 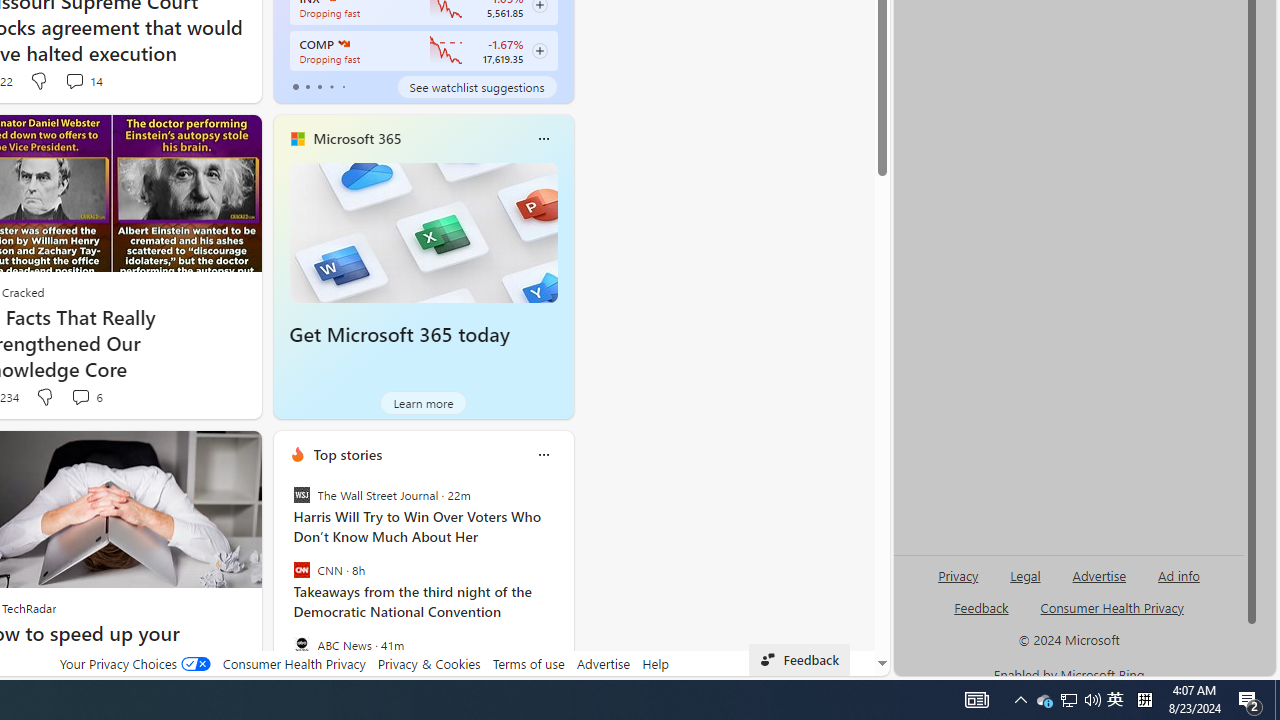 What do you see at coordinates (201, 455) in the screenshot?
I see `'Hide this story'` at bounding box center [201, 455].